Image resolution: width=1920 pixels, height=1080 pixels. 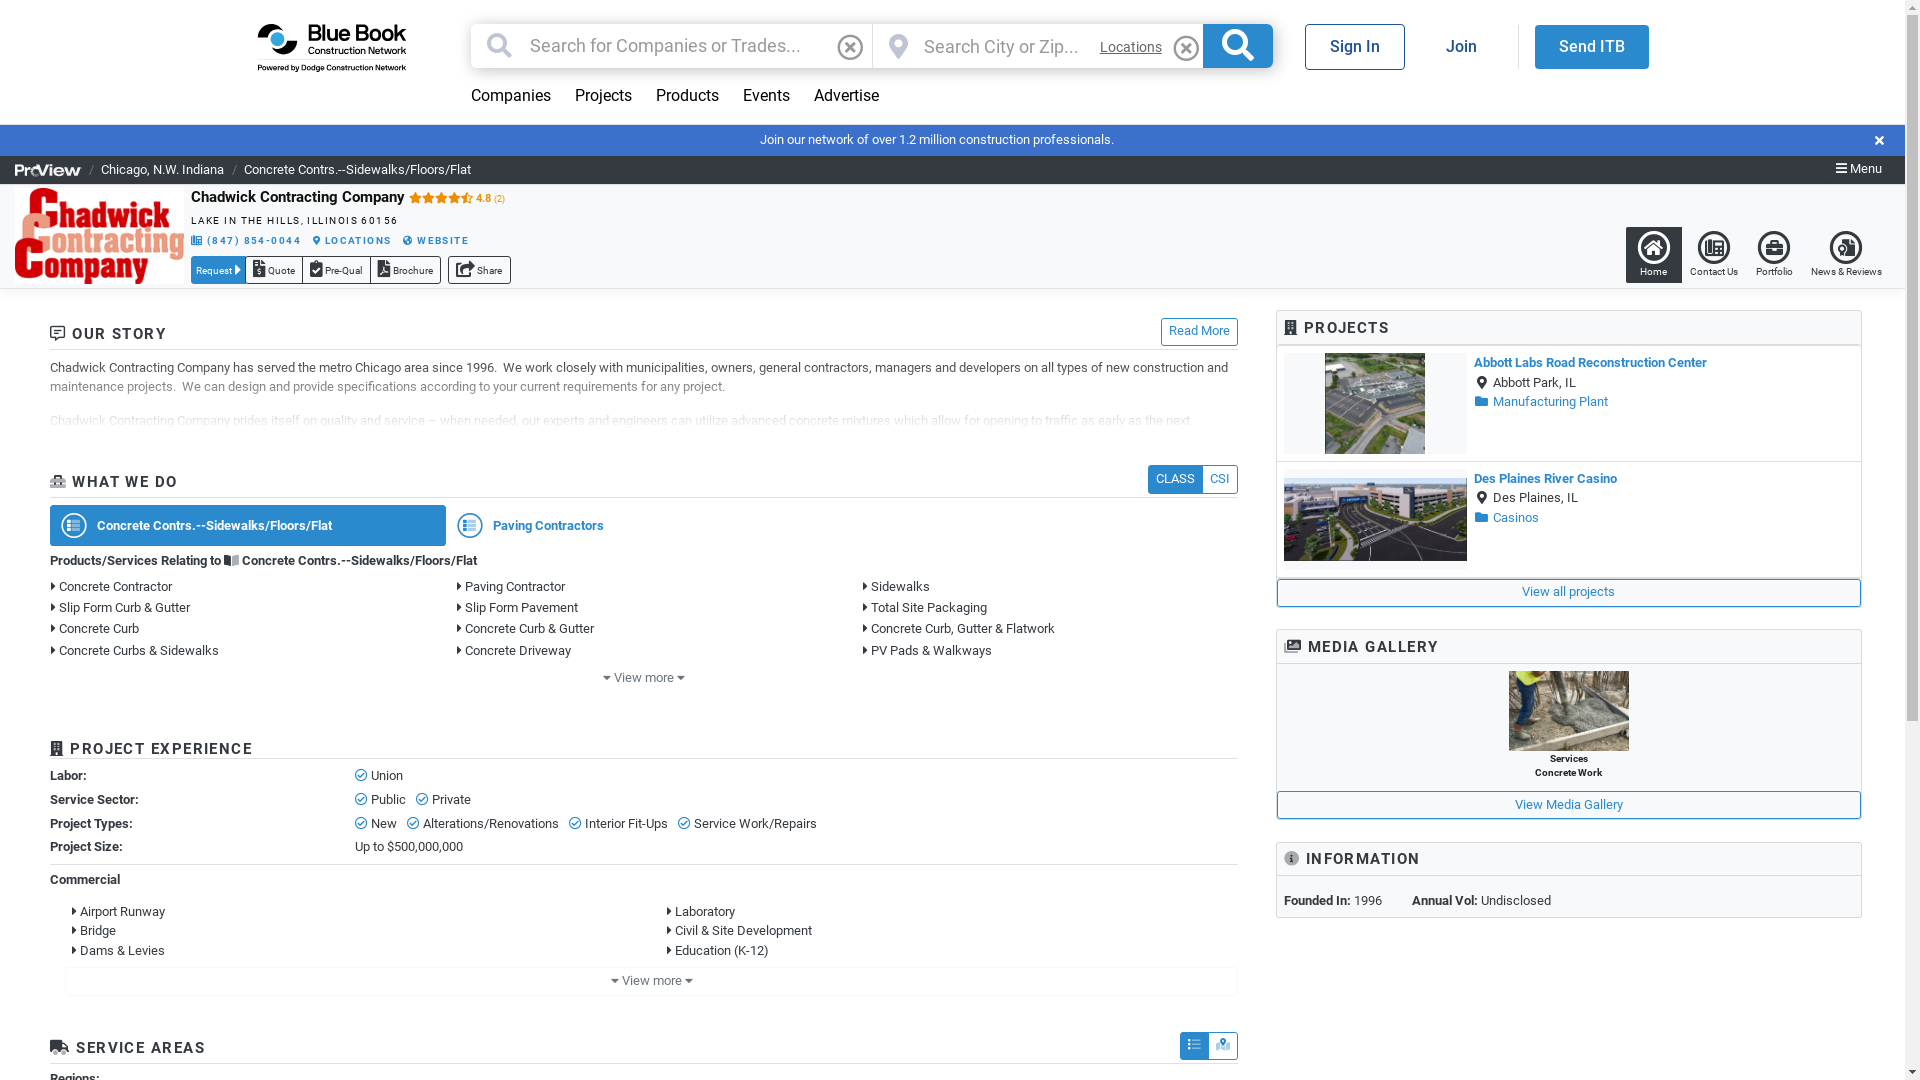 What do you see at coordinates (1175, 478) in the screenshot?
I see `'CLASS'` at bounding box center [1175, 478].